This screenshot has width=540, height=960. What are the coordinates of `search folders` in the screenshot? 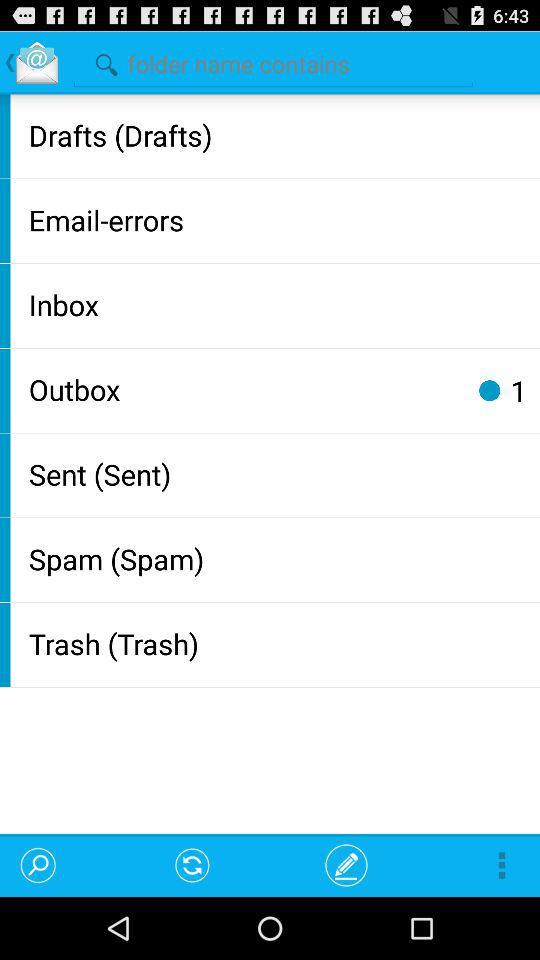 It's located at (272, 61).